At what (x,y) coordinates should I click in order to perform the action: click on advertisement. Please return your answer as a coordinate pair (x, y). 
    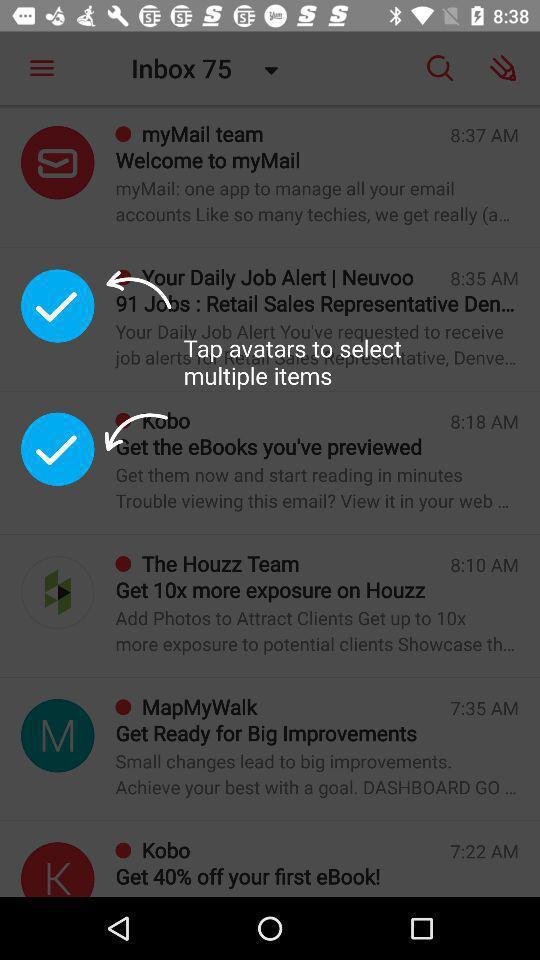
    Looking at the image, I should click on (57, 868).